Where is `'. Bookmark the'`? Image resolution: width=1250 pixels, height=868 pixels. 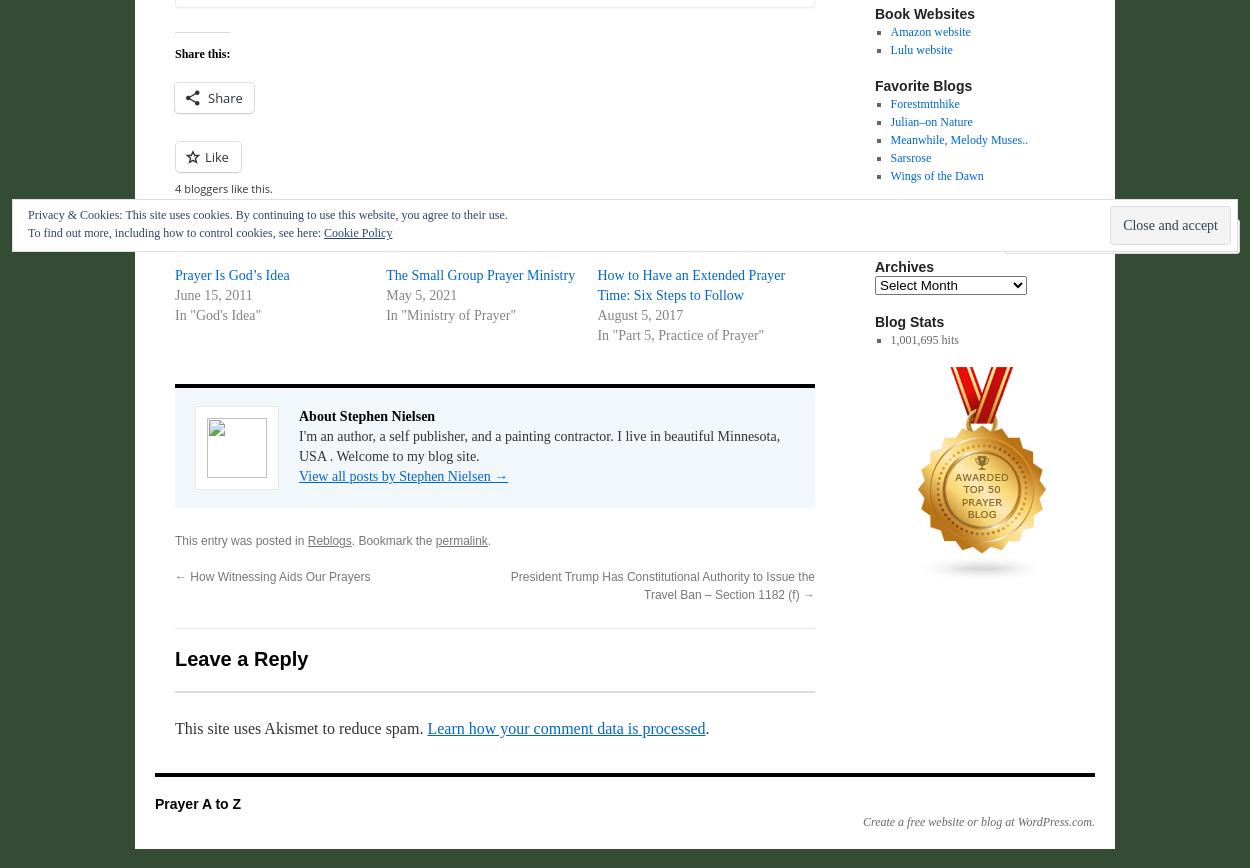
'. Bookmark the' is located at coordinates (393, 541).